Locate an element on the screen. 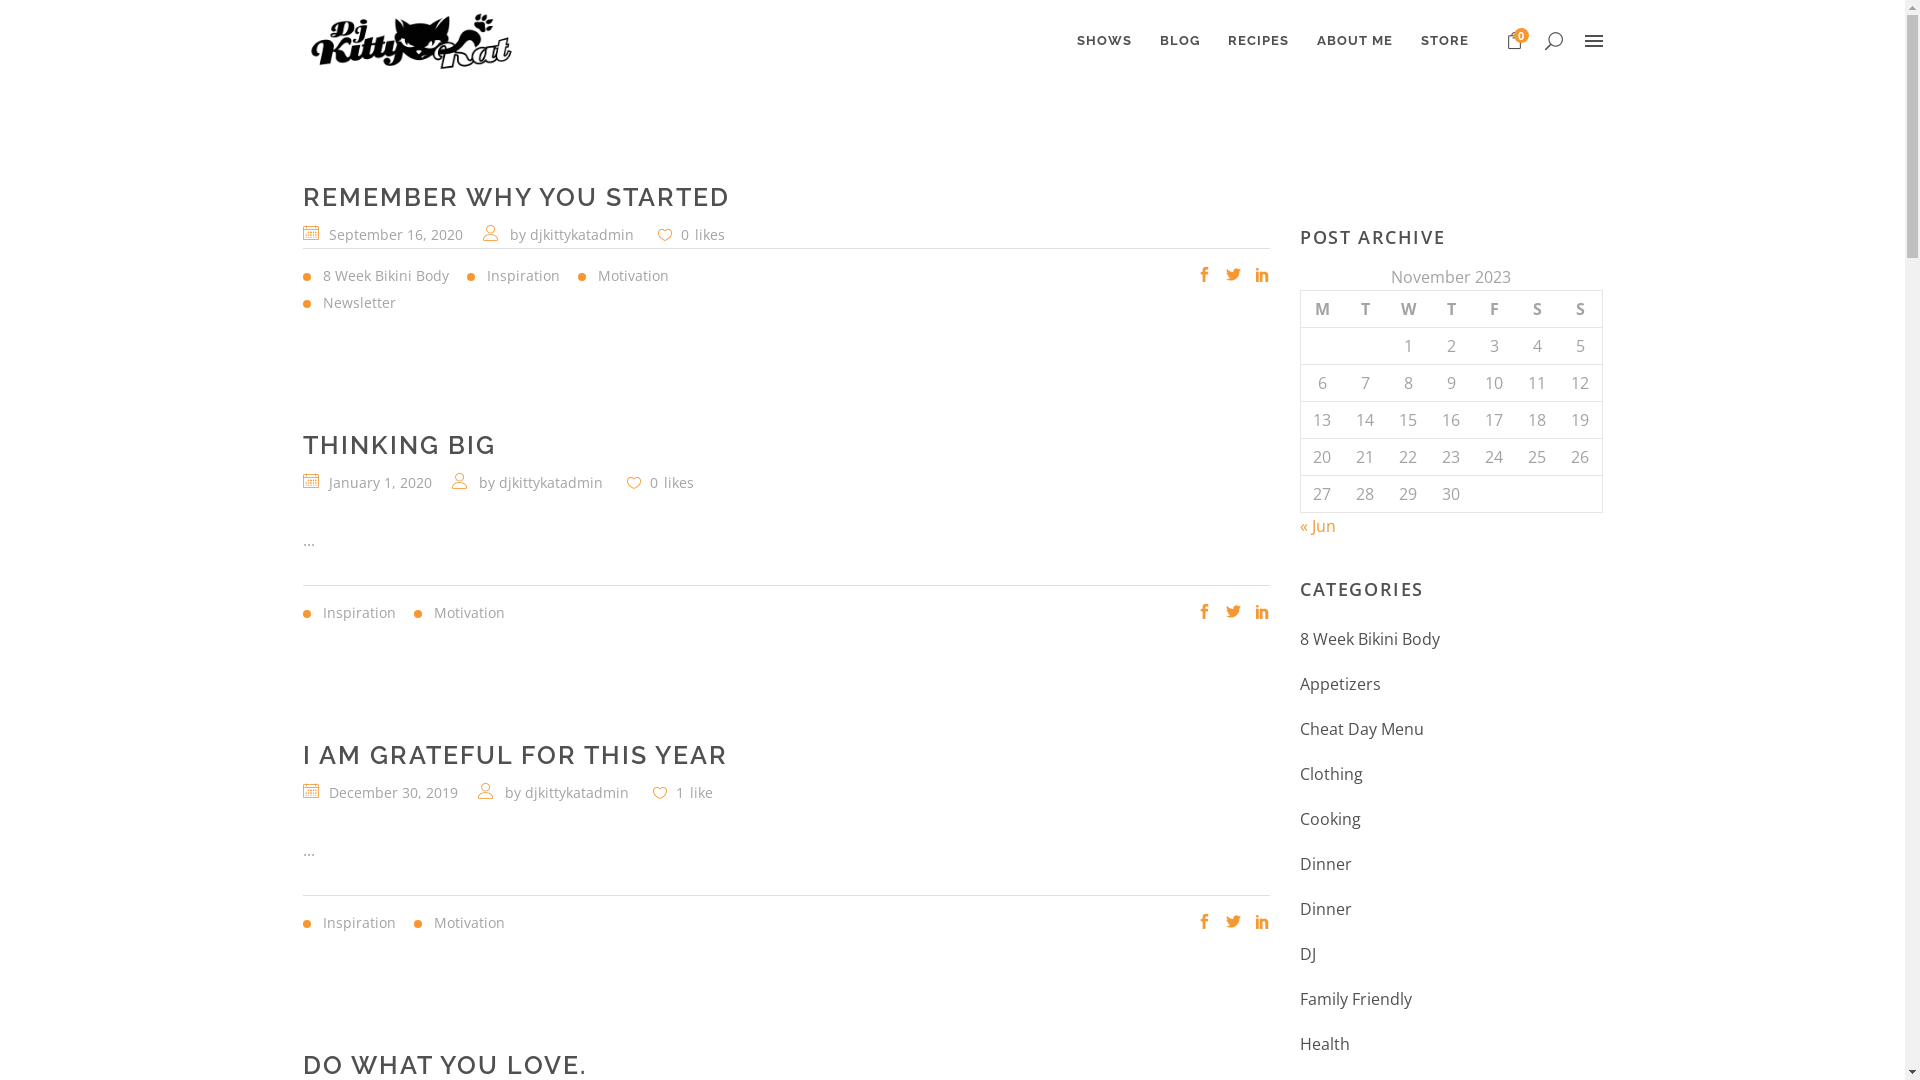  'STORE' is located at coordinates (1444, 41).